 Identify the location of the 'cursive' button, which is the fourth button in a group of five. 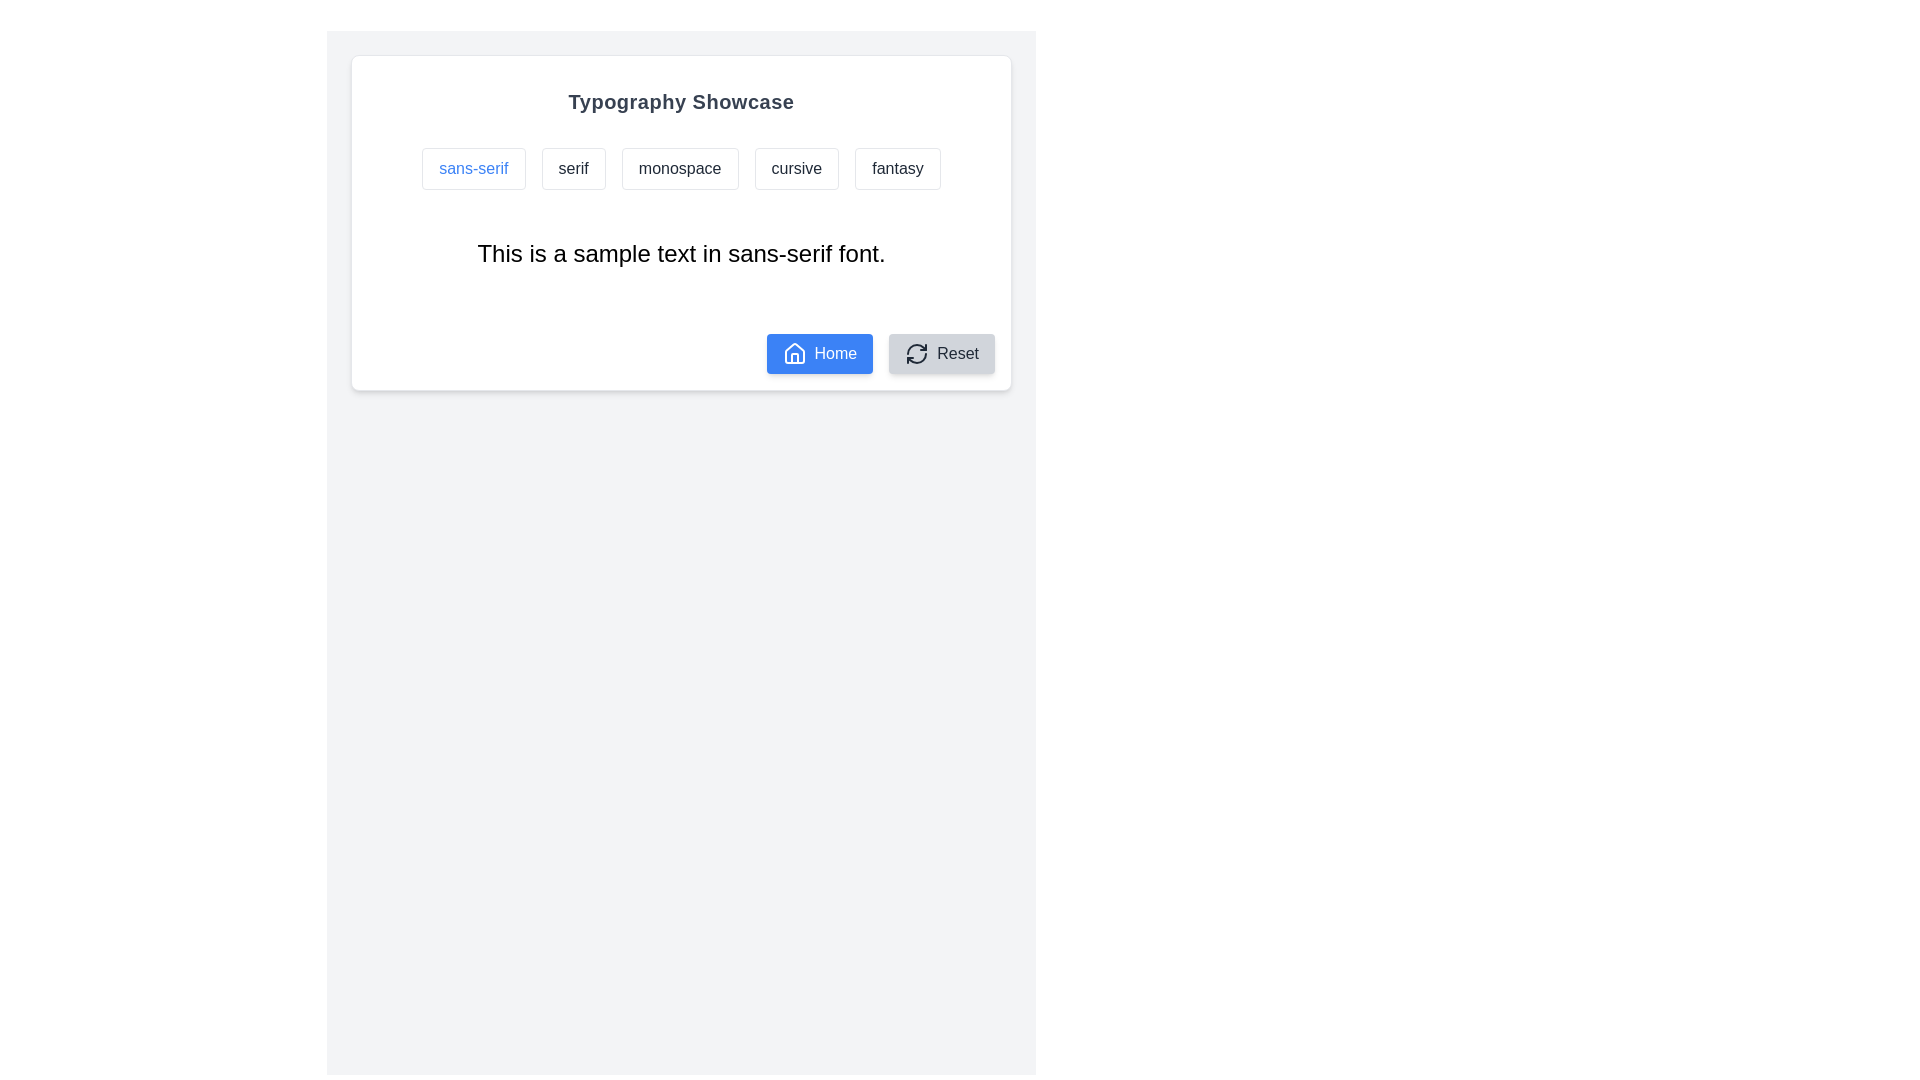
(795, 168).